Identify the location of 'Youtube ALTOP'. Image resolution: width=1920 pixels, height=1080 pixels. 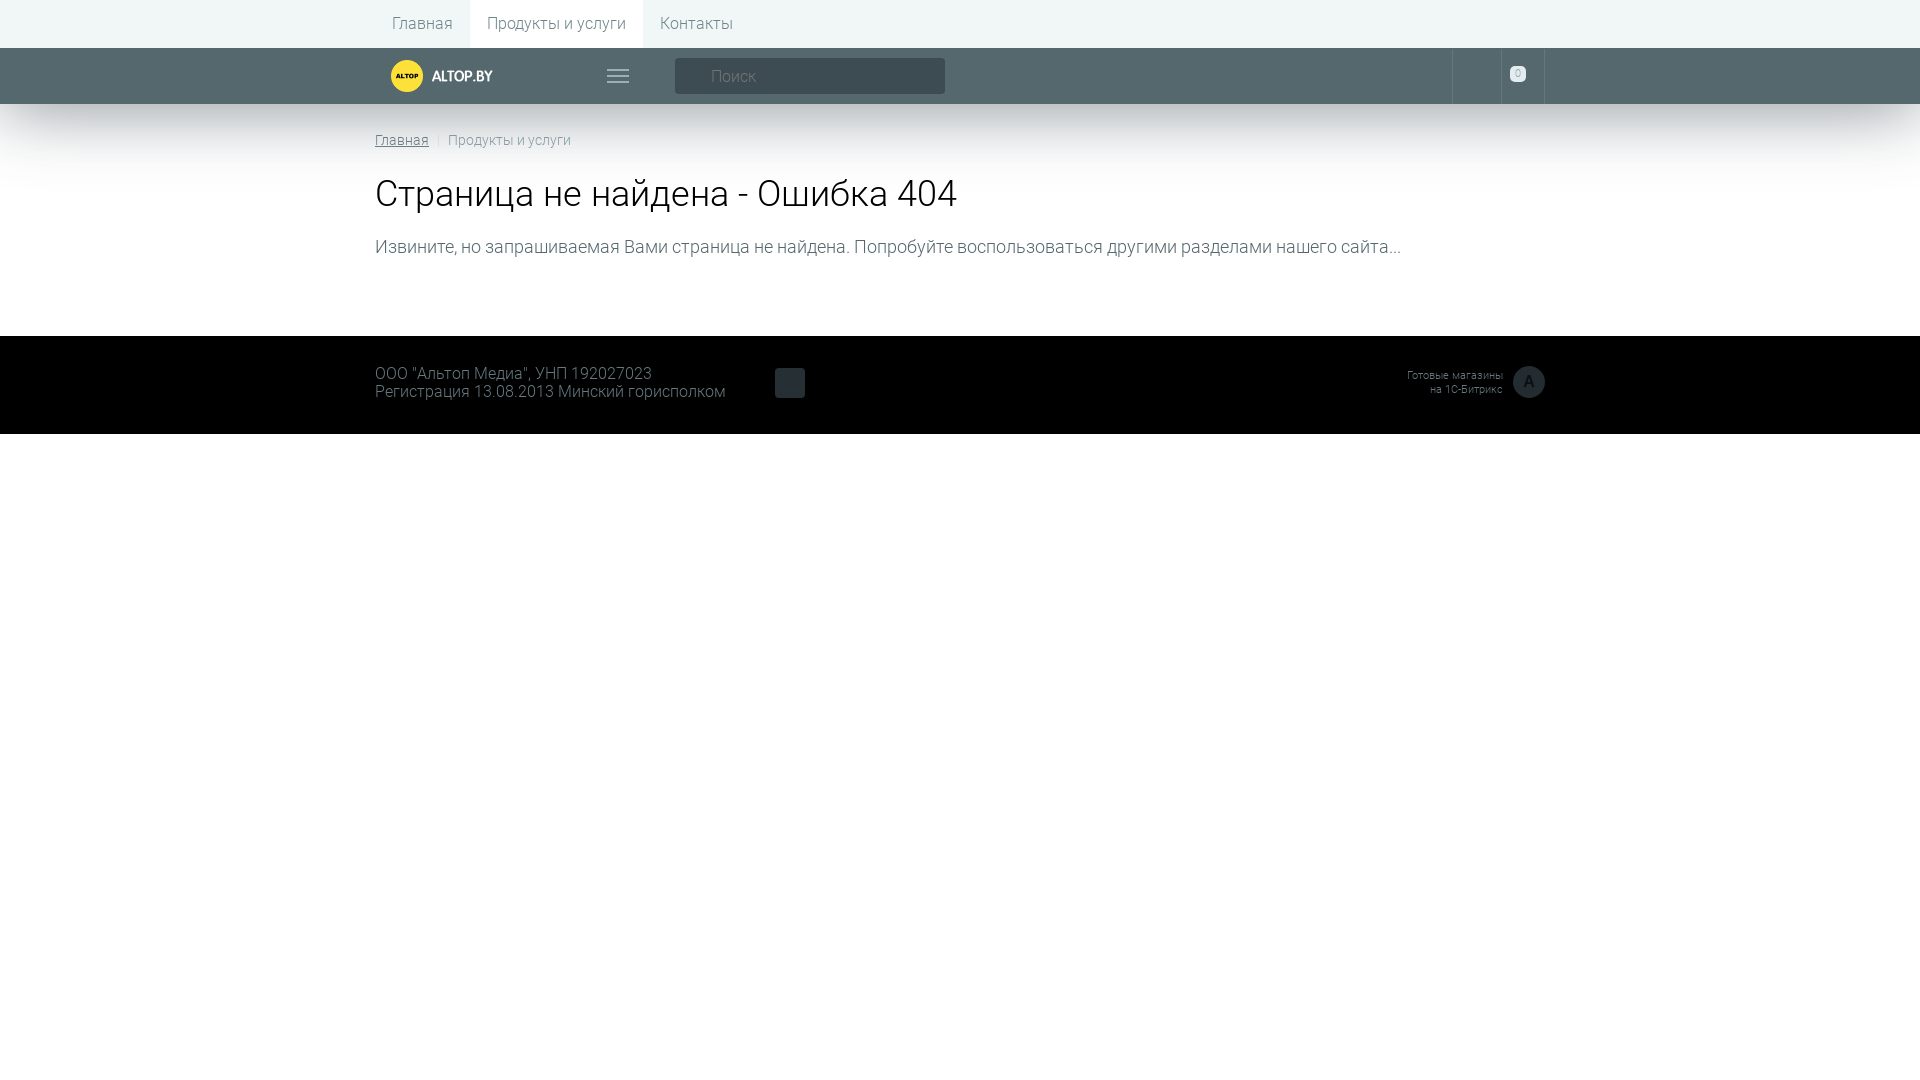
(789, 382).